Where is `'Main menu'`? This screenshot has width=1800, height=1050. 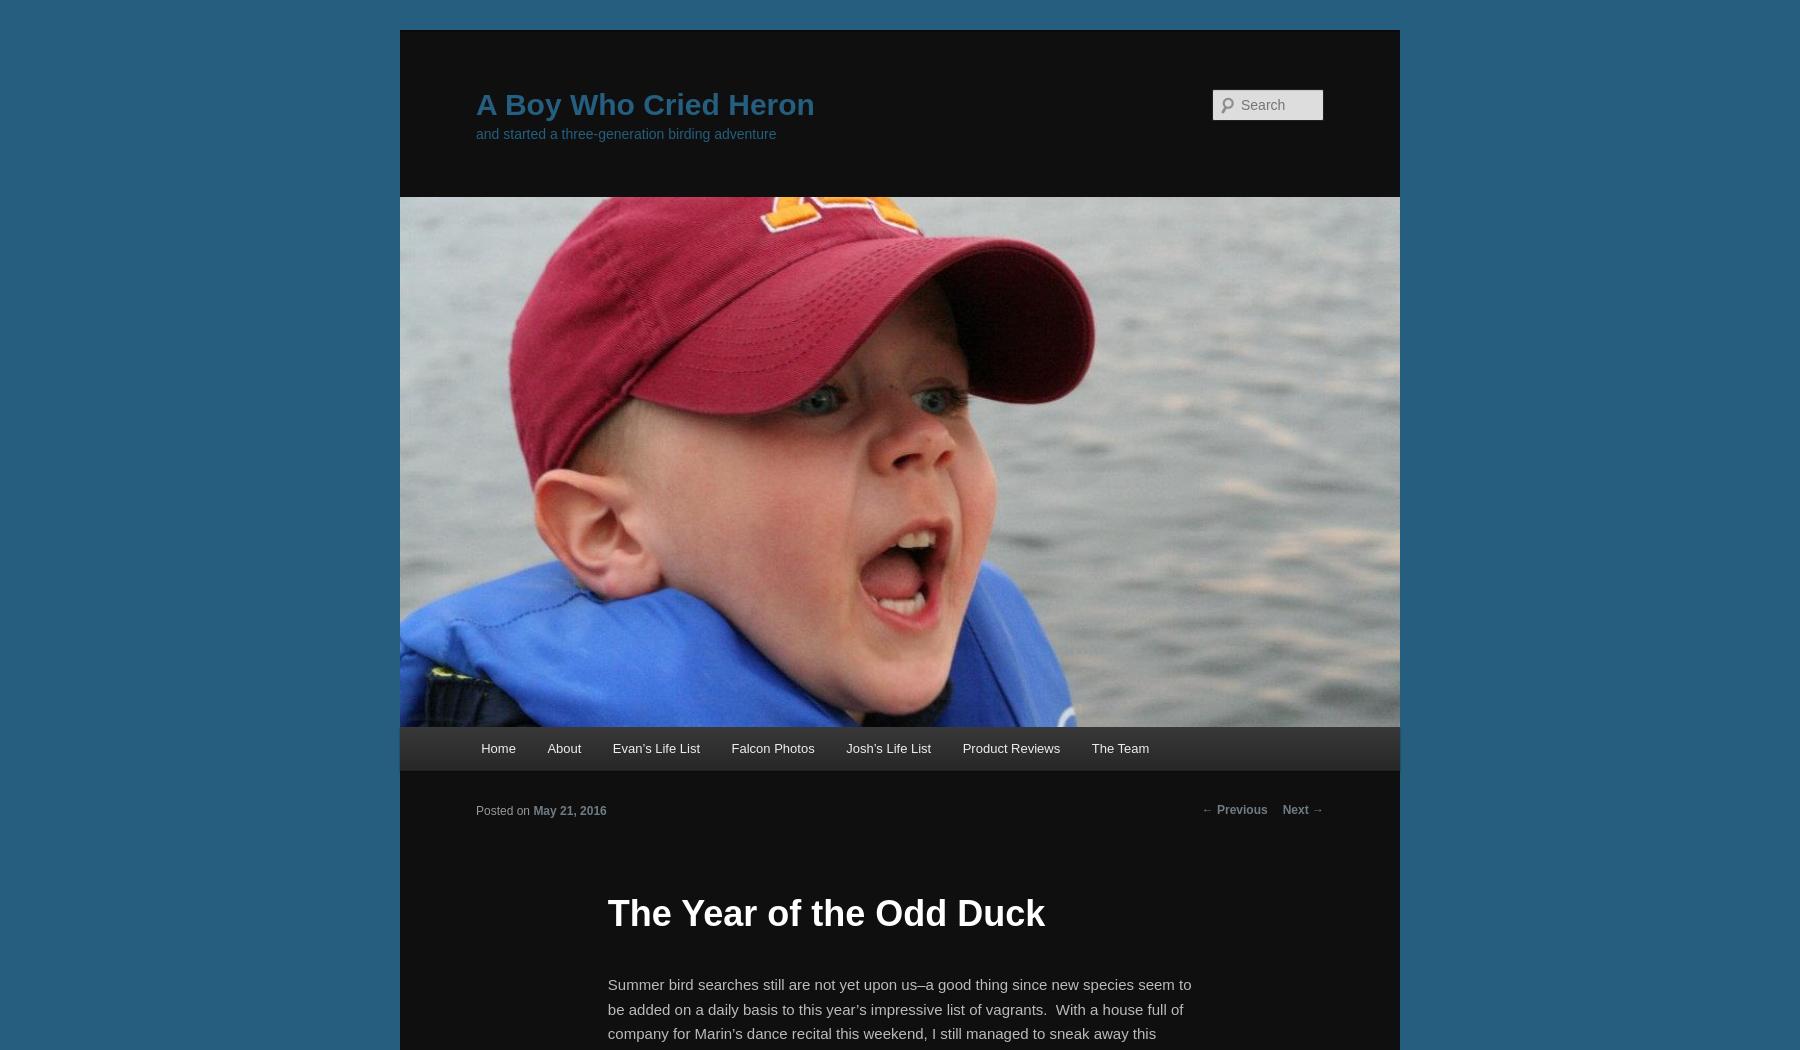 'Main menu' is located at coordinates (437, 737).